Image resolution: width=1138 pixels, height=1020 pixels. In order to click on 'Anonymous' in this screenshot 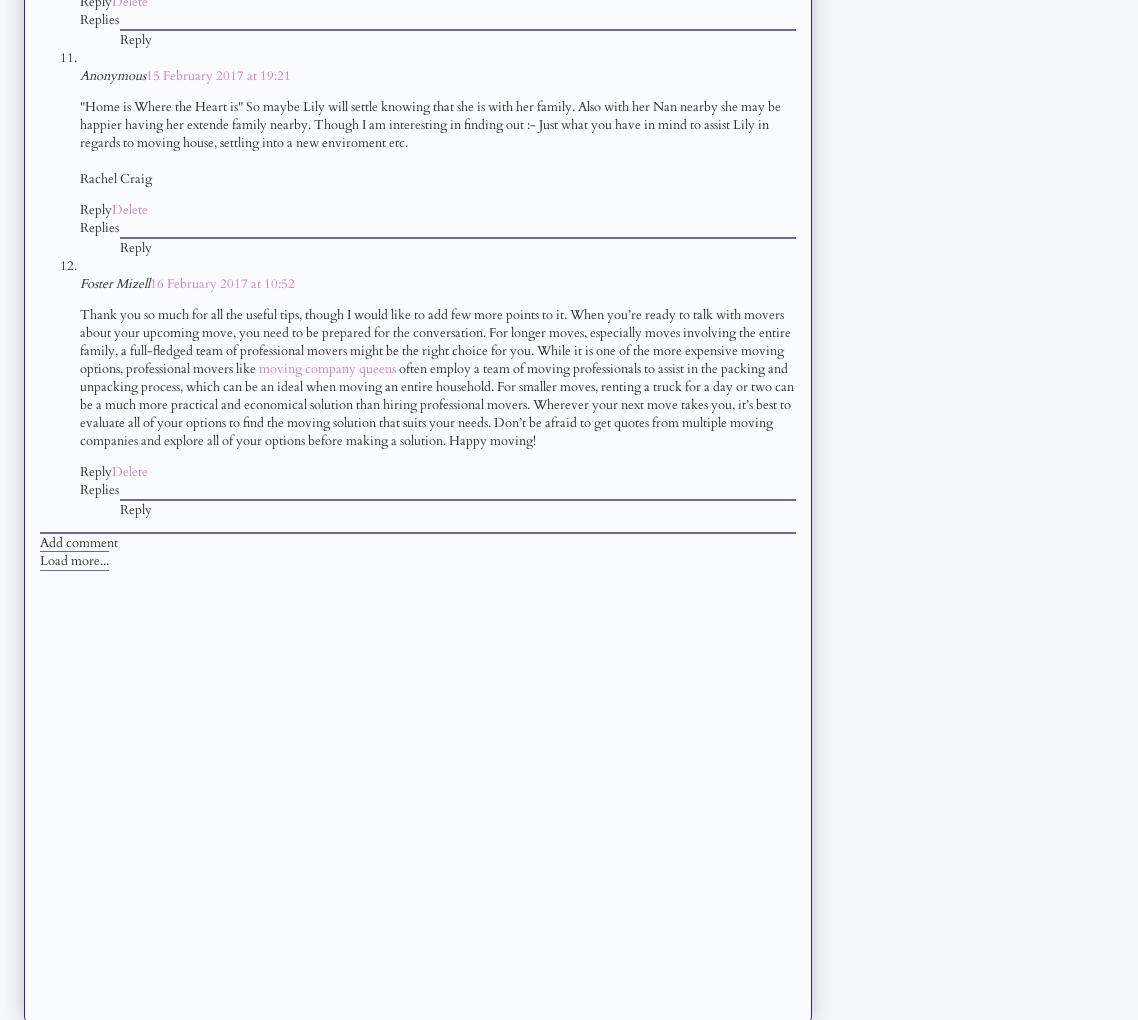, I will do `click(112, 74)`.